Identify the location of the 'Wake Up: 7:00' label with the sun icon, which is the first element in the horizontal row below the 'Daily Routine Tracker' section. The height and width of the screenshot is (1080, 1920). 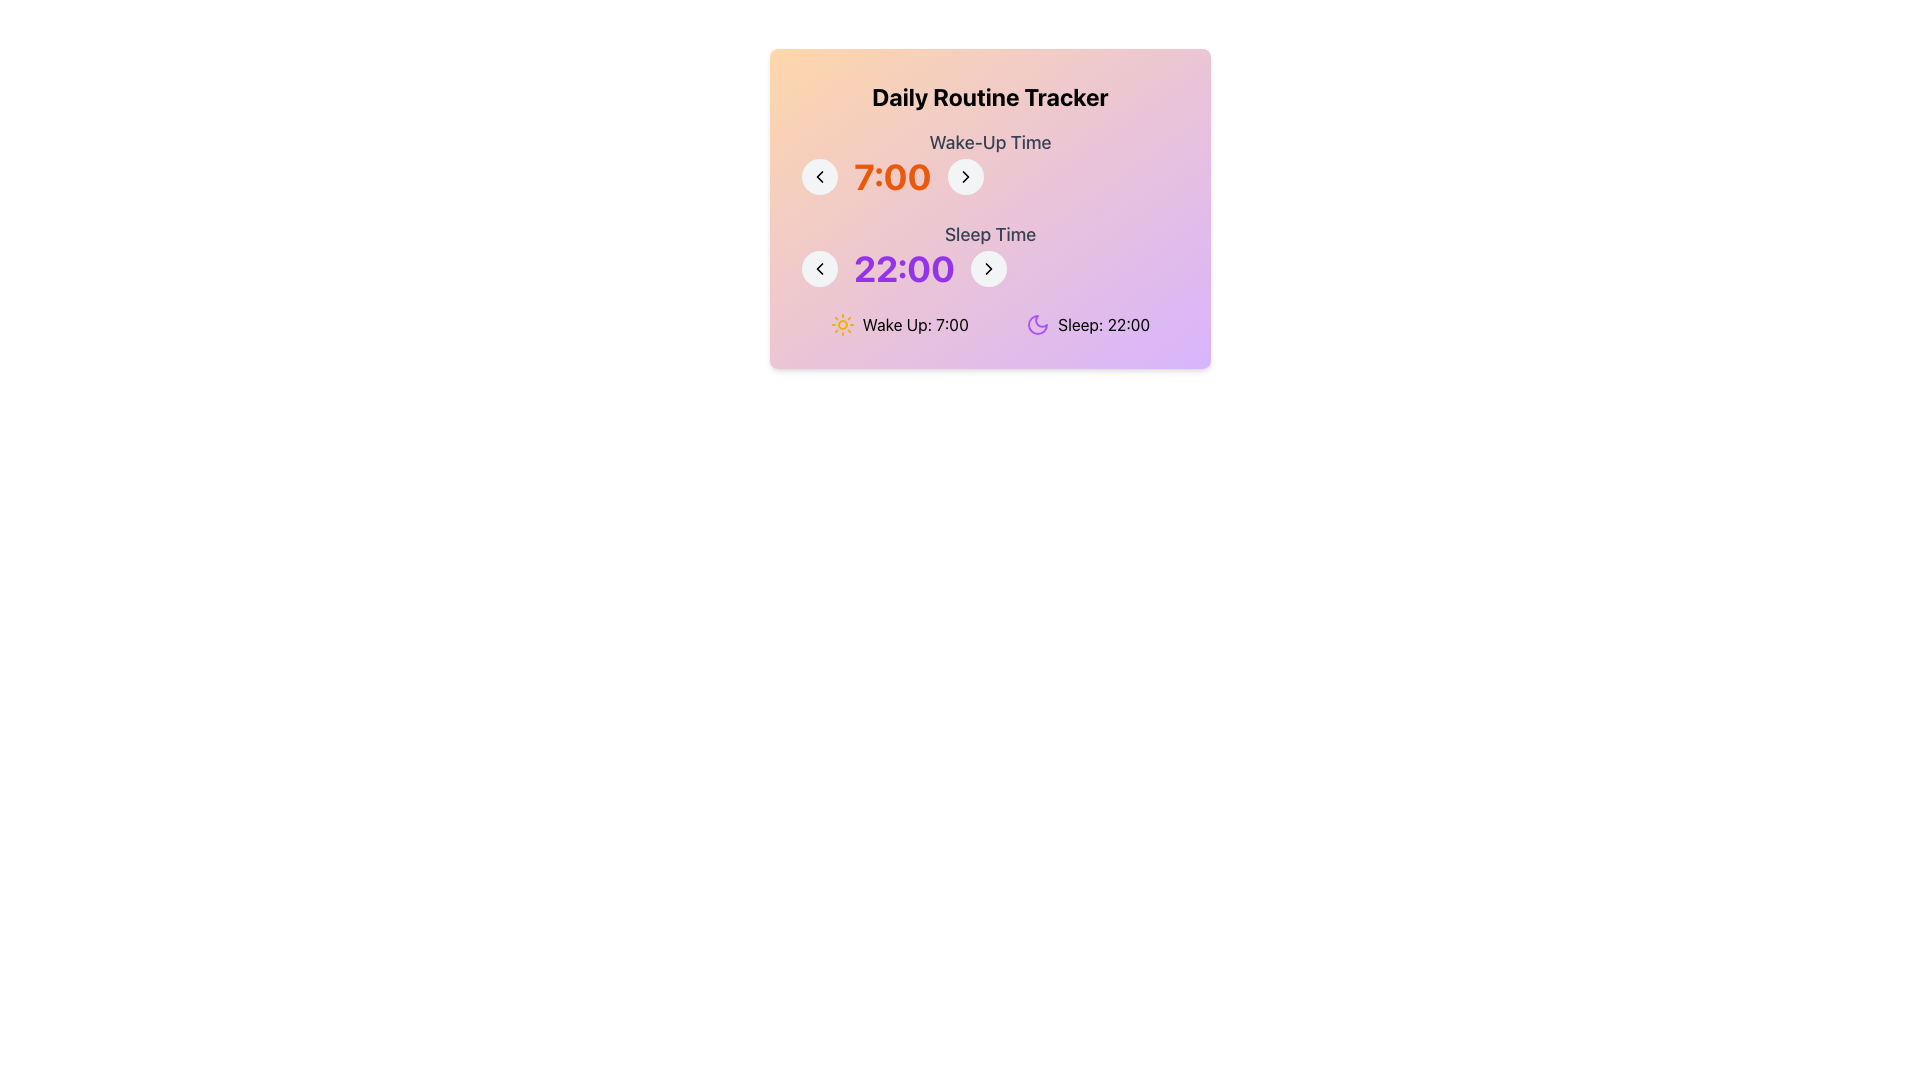
(898, 323).